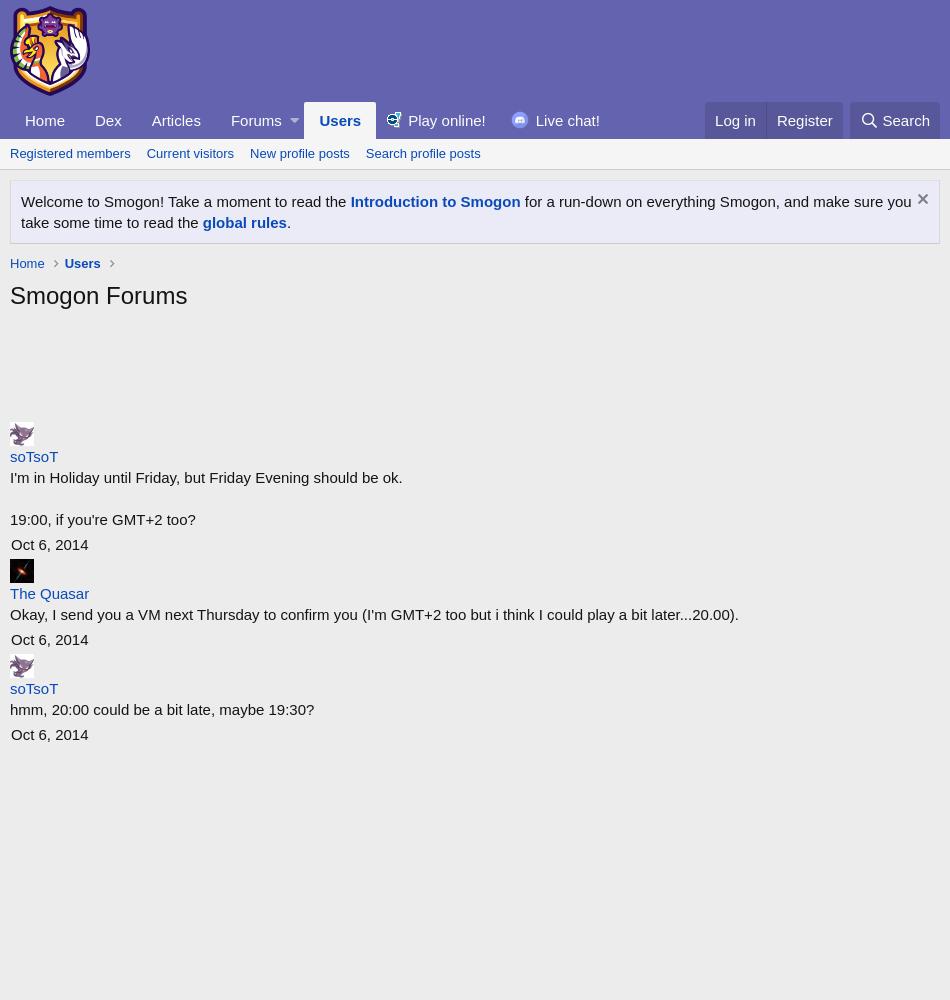  What do you see at coordinates (734, 118) in the screenshot?
I see `'Log in'` at bounding box center [734, 118].